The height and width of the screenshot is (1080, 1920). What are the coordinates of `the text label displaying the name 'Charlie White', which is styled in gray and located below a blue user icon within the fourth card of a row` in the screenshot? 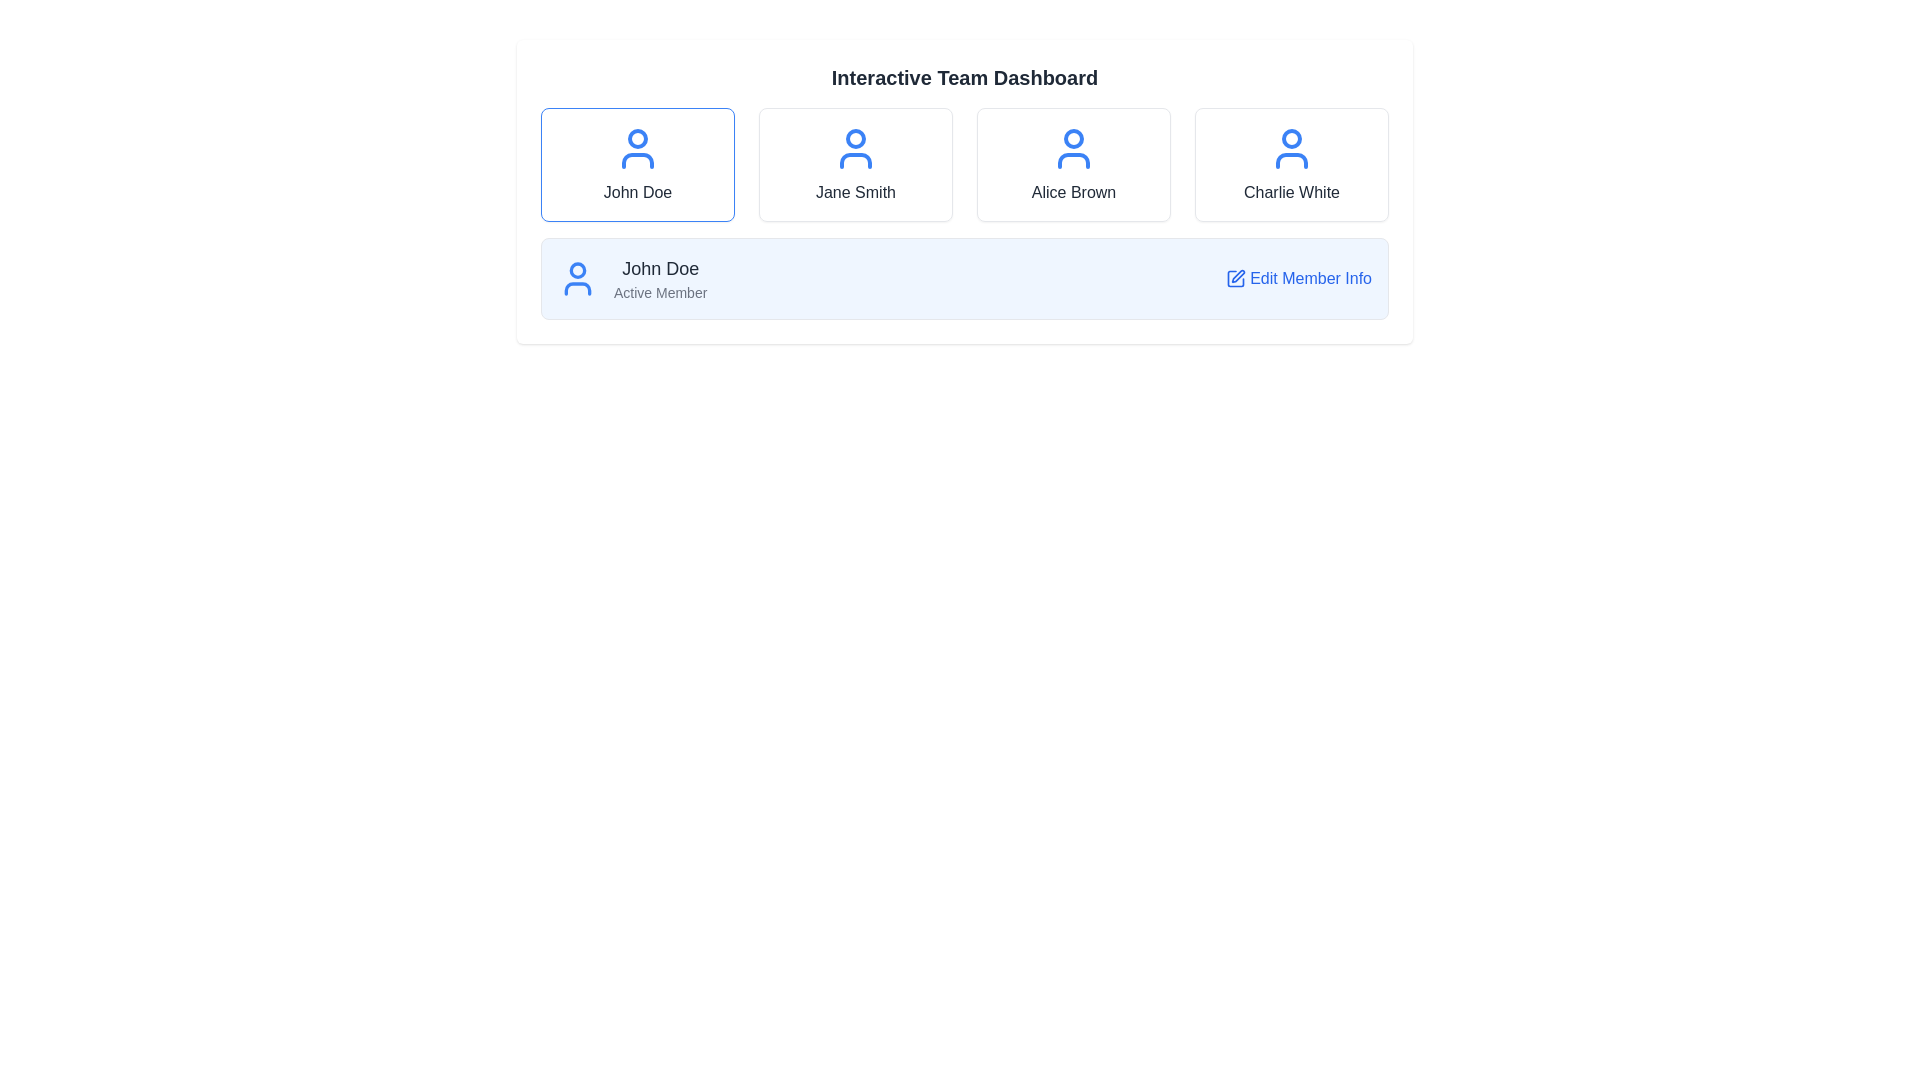 It's located at (1291, 192).